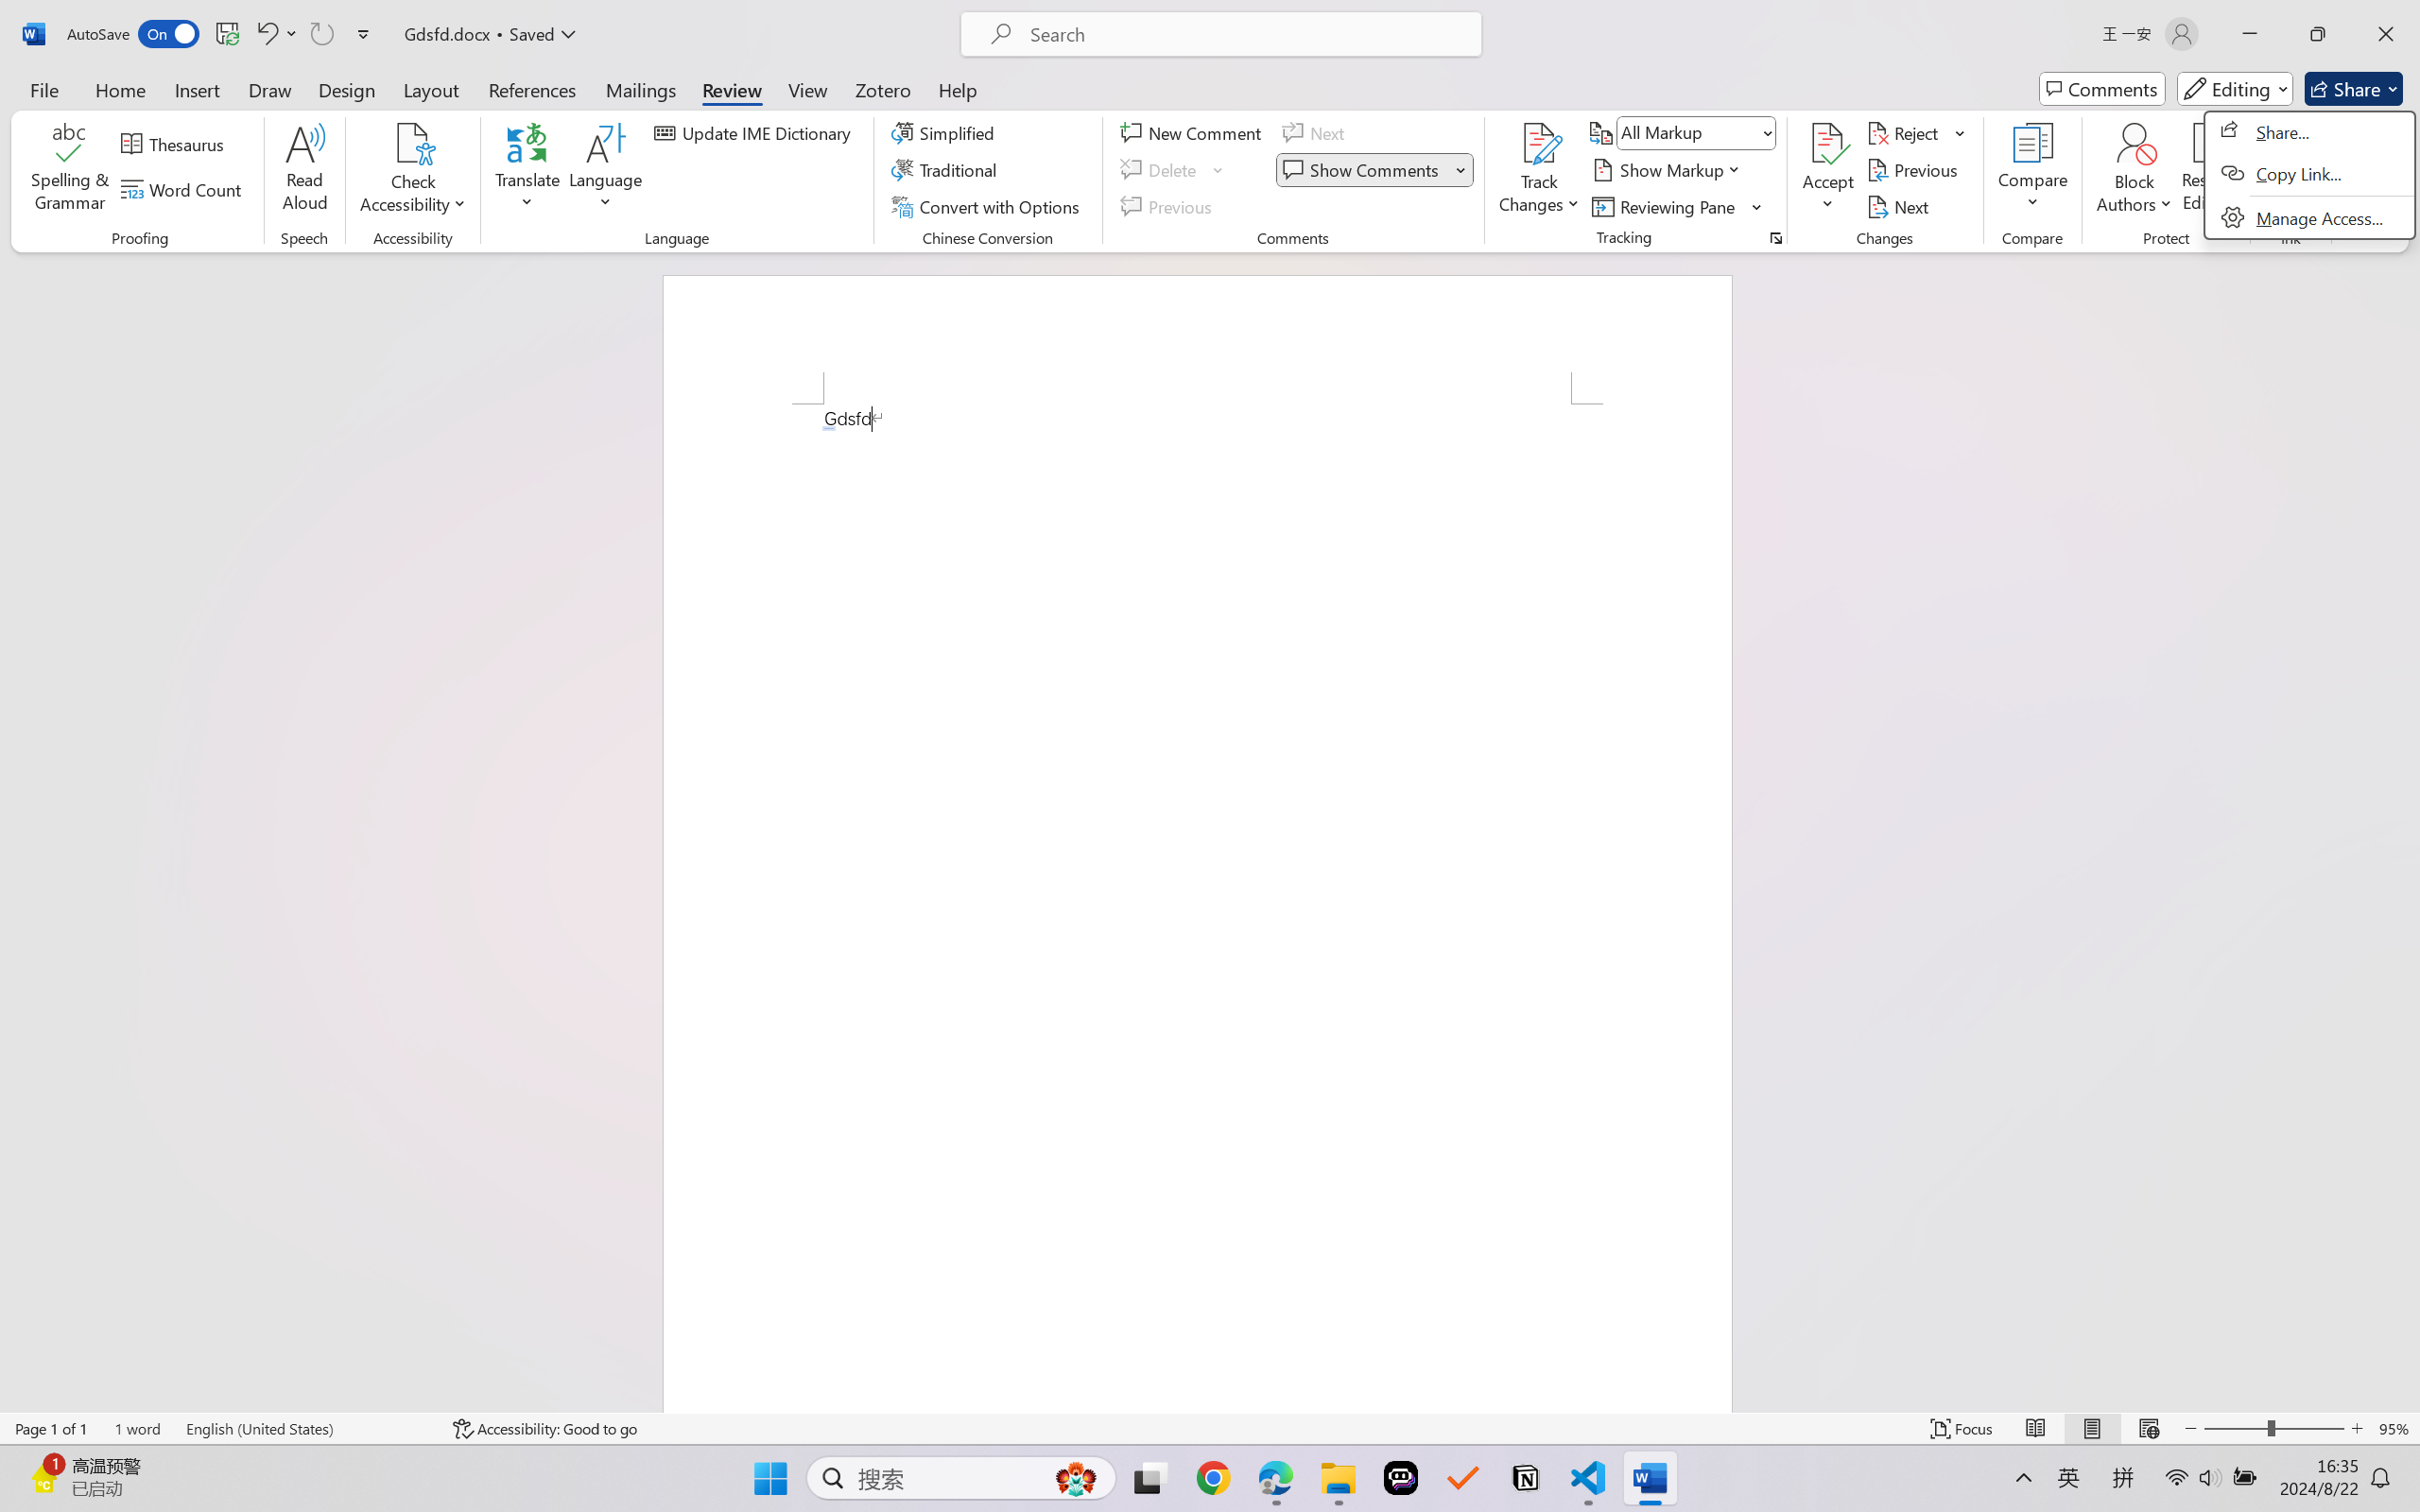  What do you see at coordinates (1916, 131) in the screenshot?
I see `'Reject'` at bounding box center [1916, 131].